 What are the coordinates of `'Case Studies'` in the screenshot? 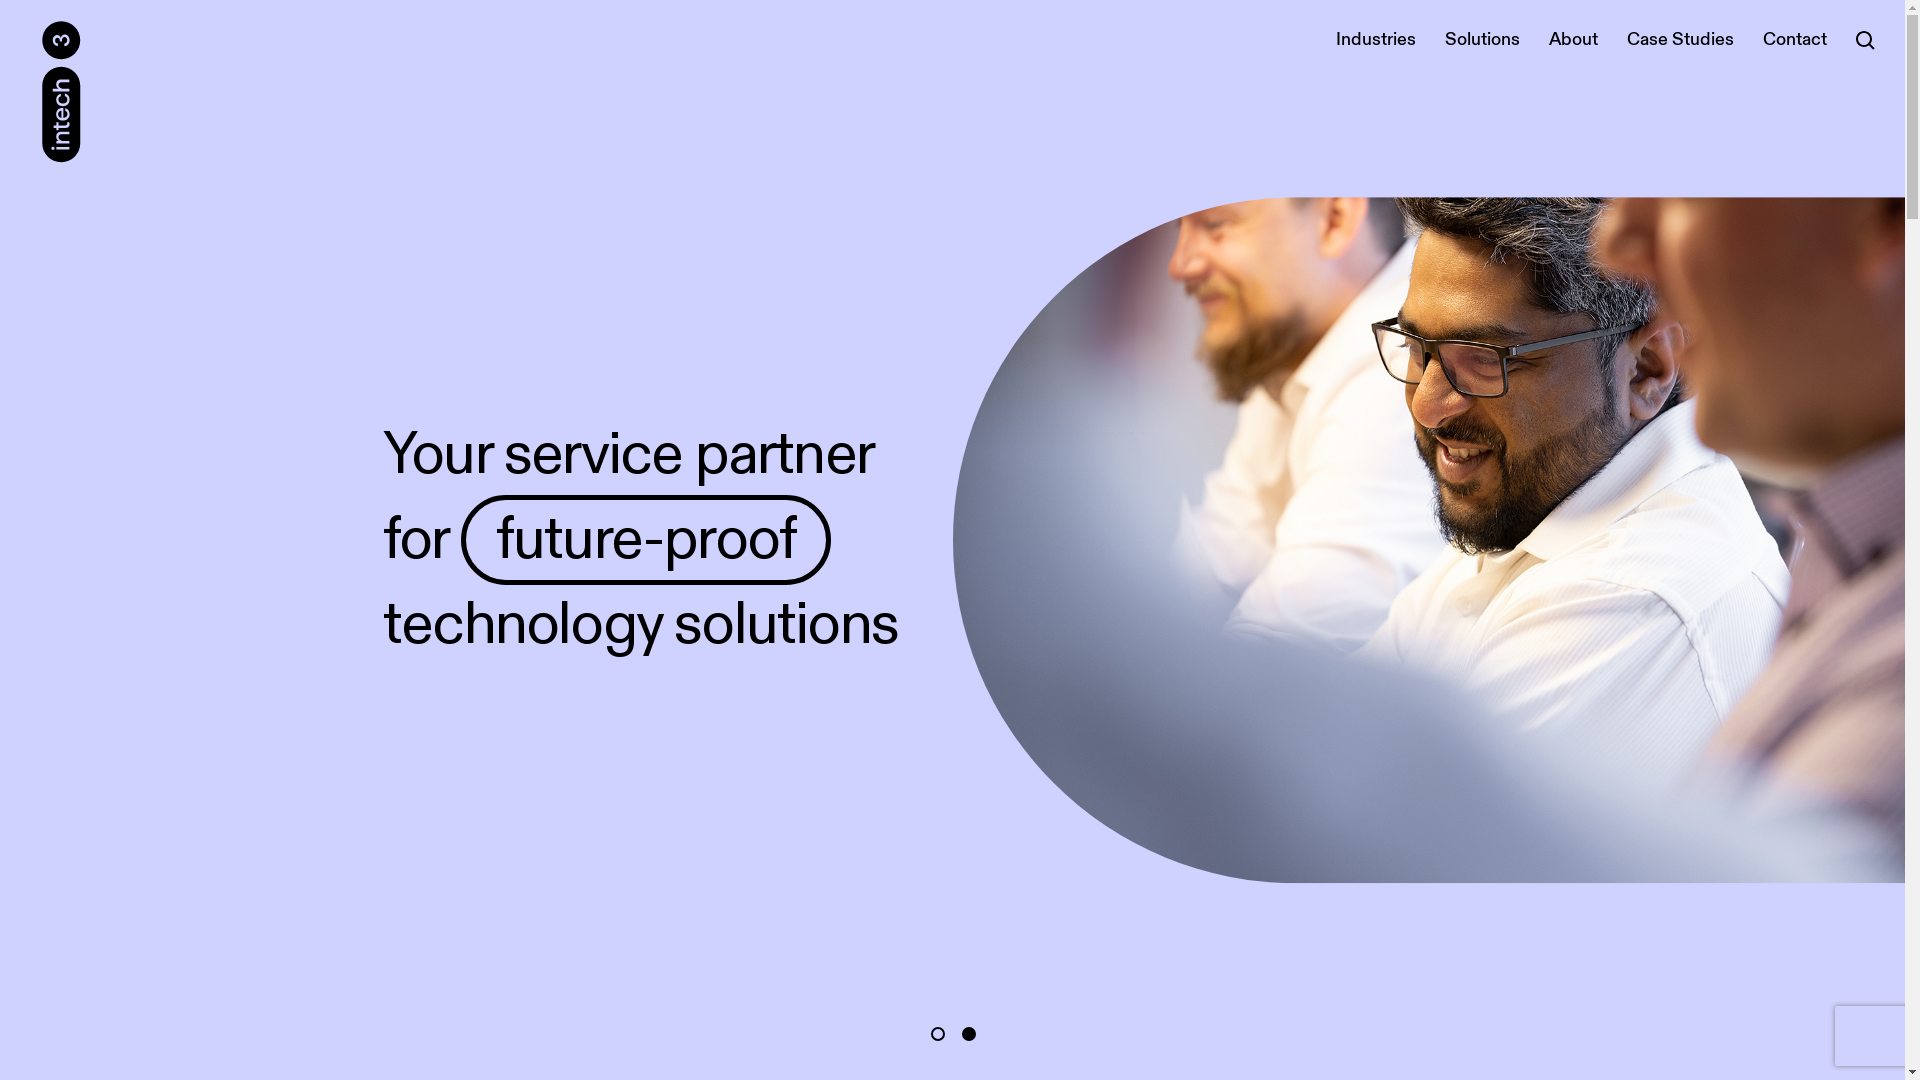 It's located at (1680, 39).